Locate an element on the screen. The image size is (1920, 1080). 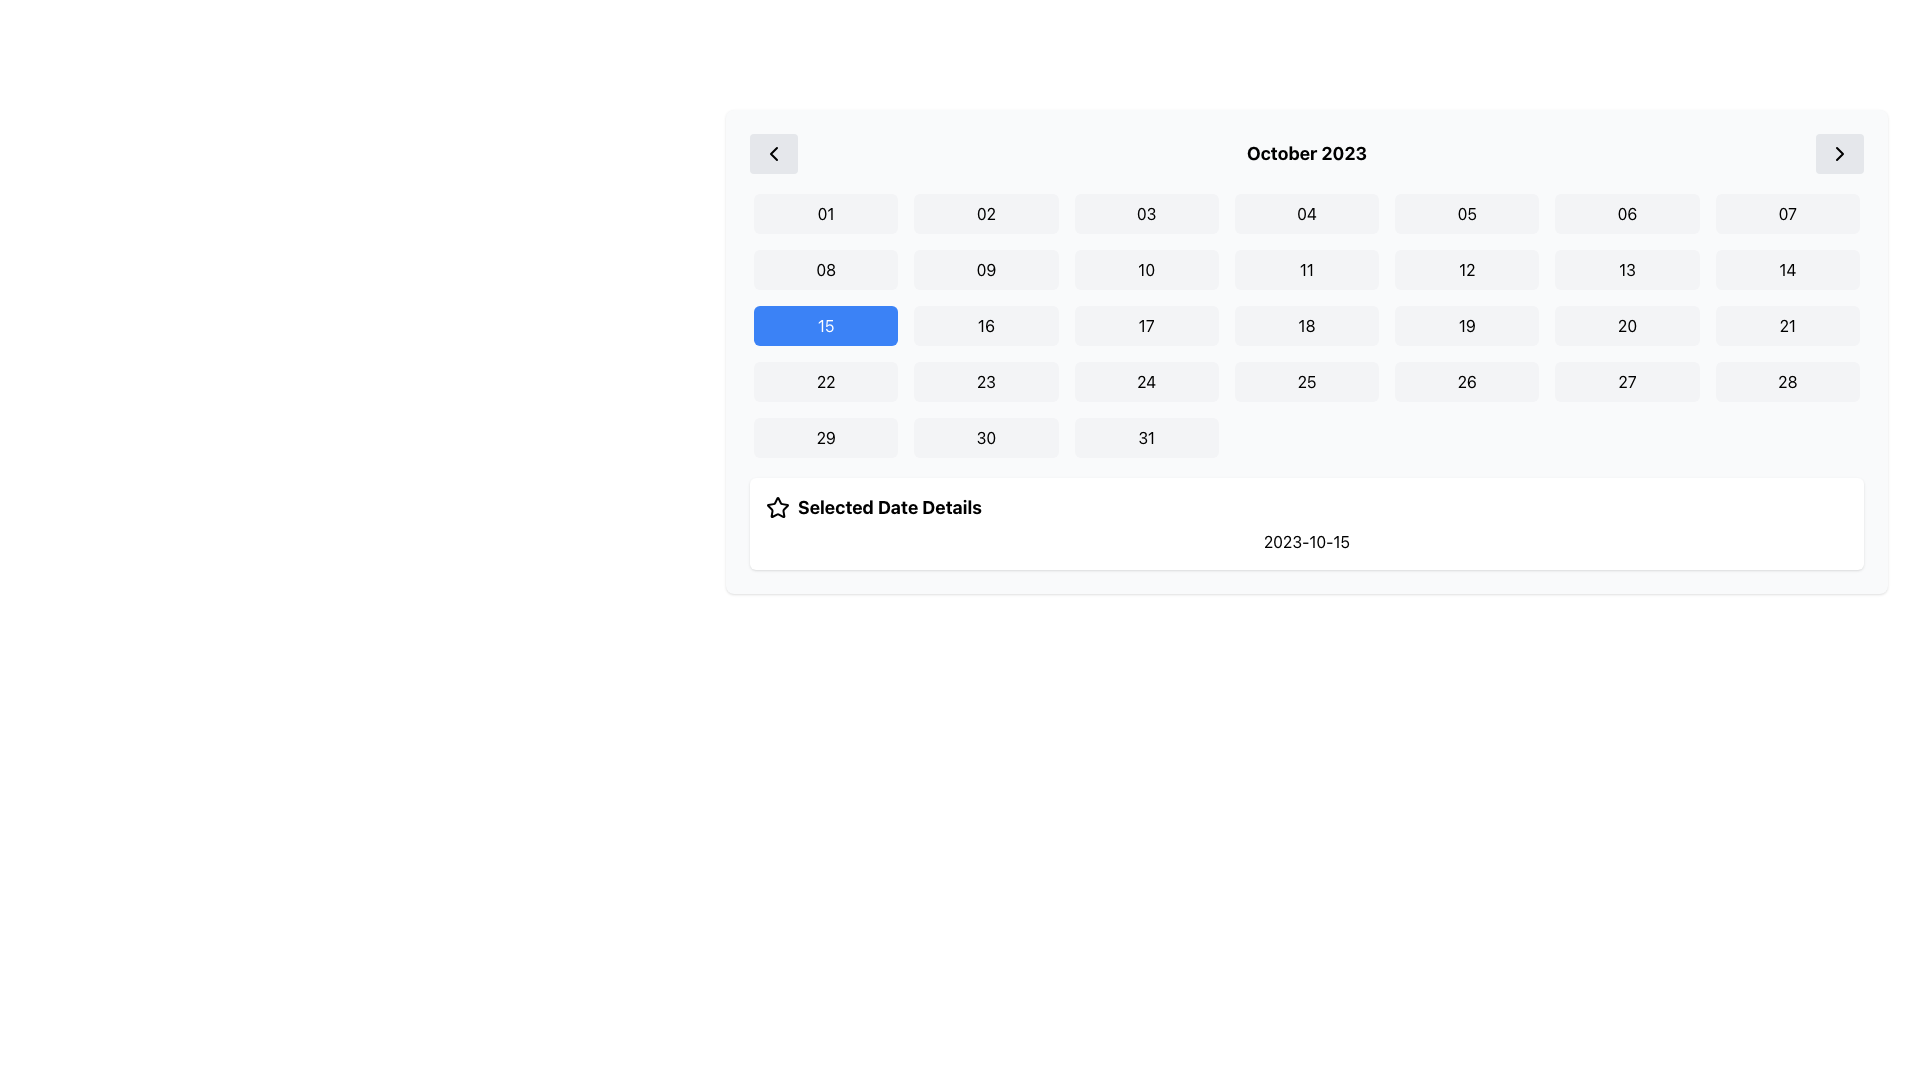
the selectable date button for 'October 24' is located at coordinates (1146, 381).